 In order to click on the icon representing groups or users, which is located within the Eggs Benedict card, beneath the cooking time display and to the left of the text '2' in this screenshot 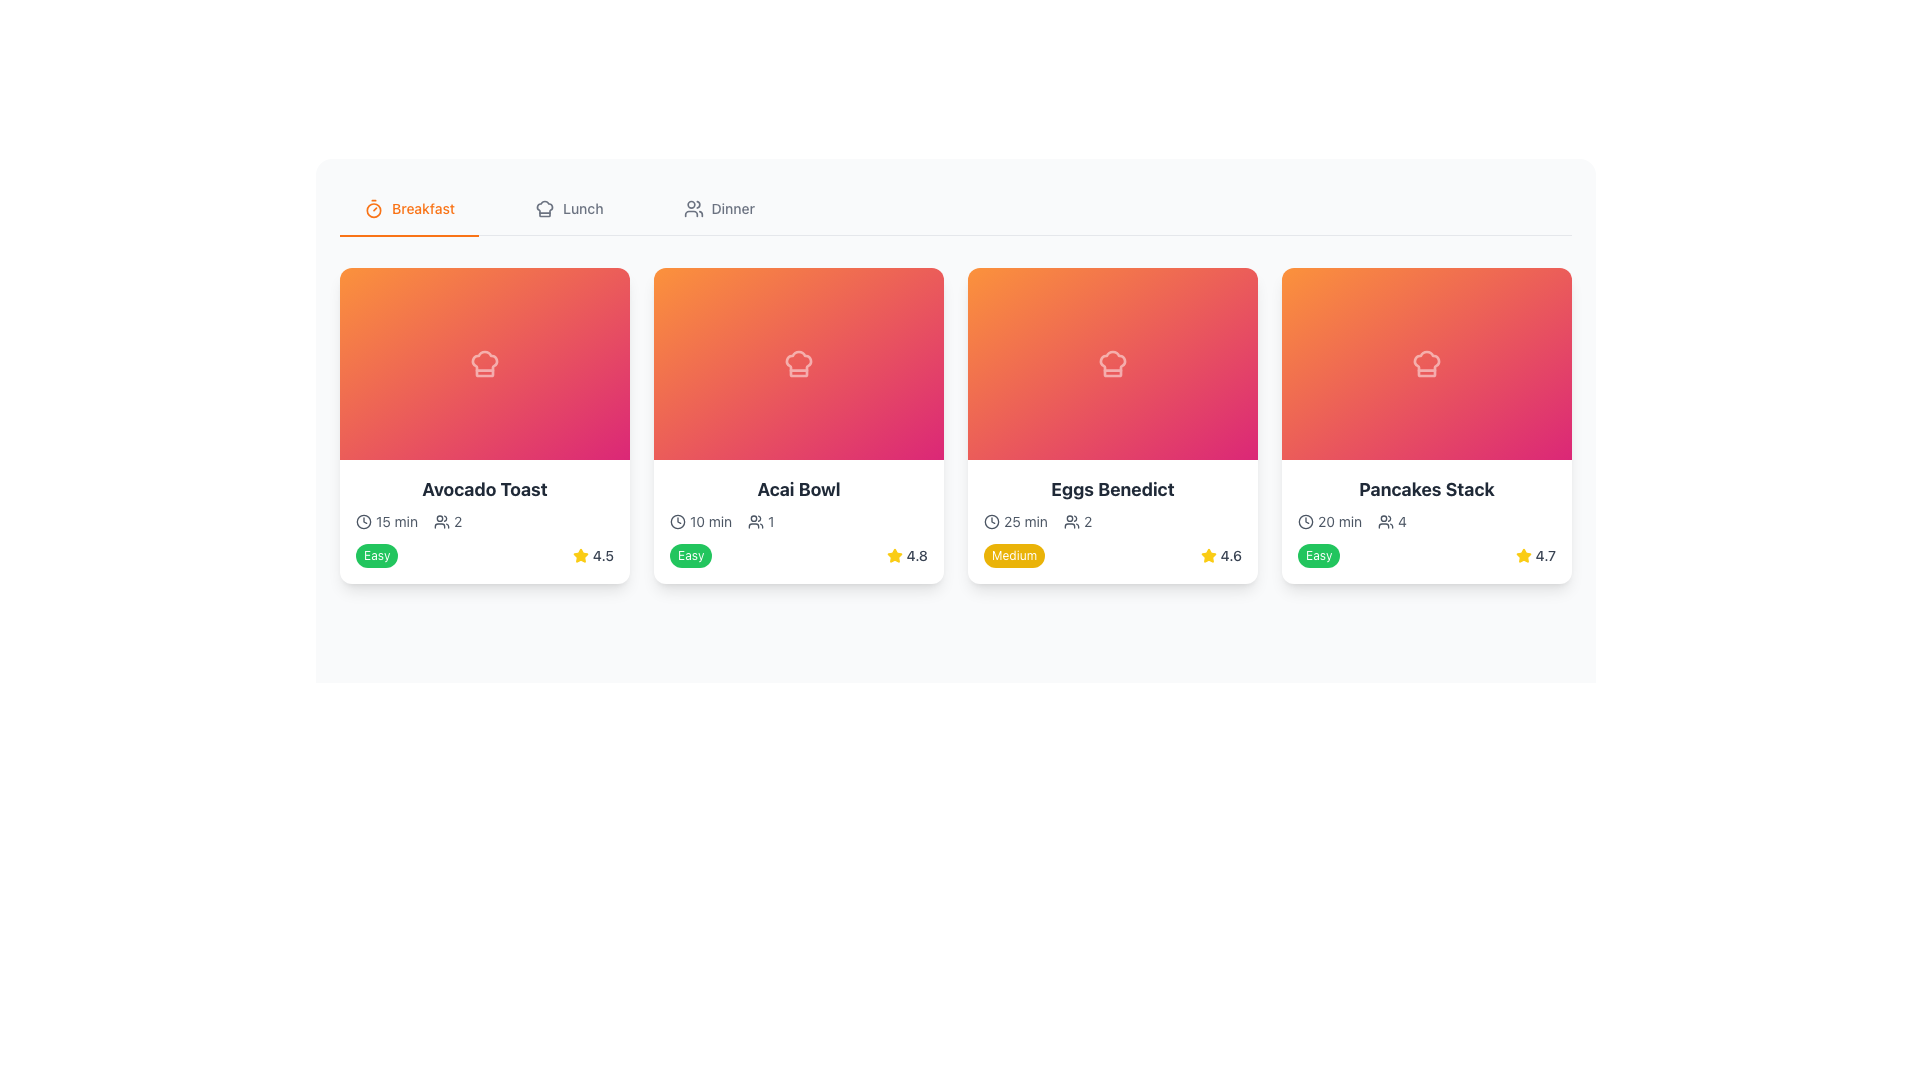, I will do `click(1070, 520)`.